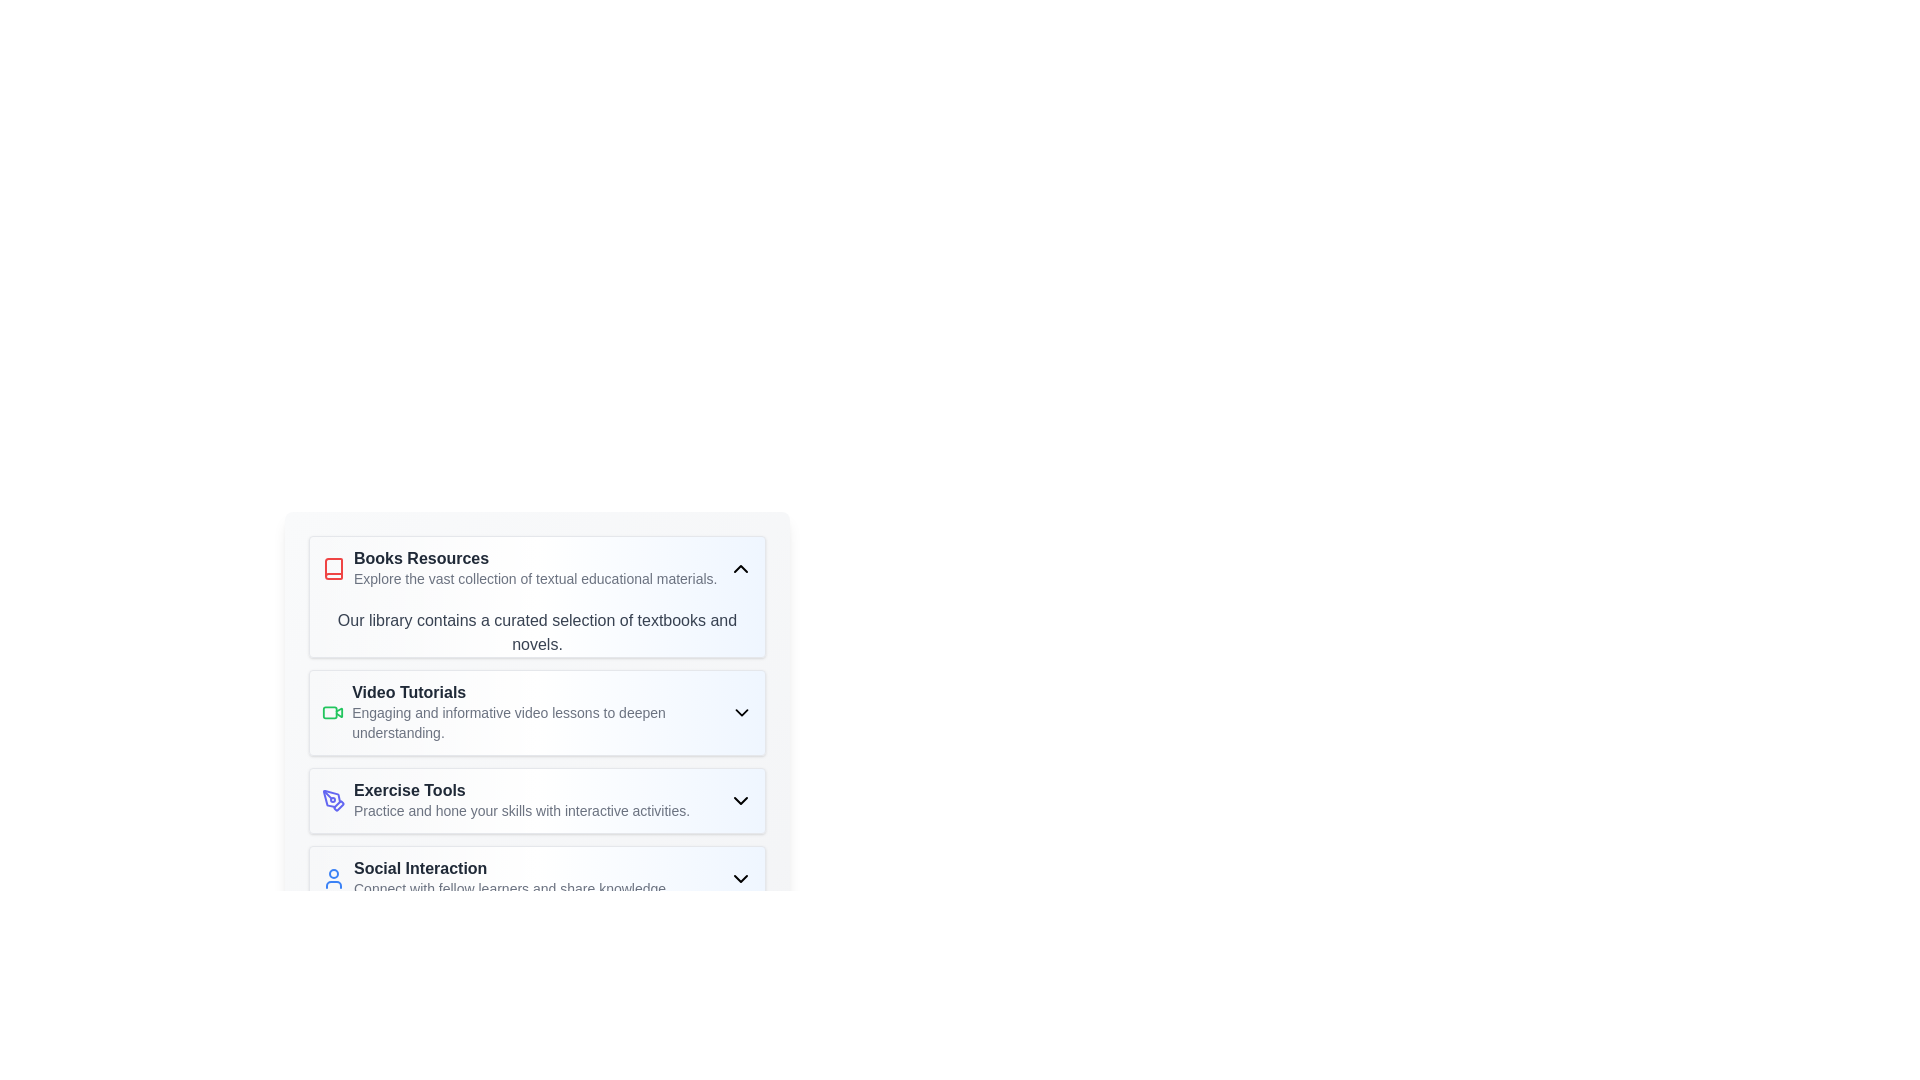  What do you see at coordinates (541, 712) in the screenshot?
I see `the Text display component that summarizes the 'Video Tutorials' section, located below 'Books Resources' and above 'Exercise Tools'` at bounding box center [541, 712].